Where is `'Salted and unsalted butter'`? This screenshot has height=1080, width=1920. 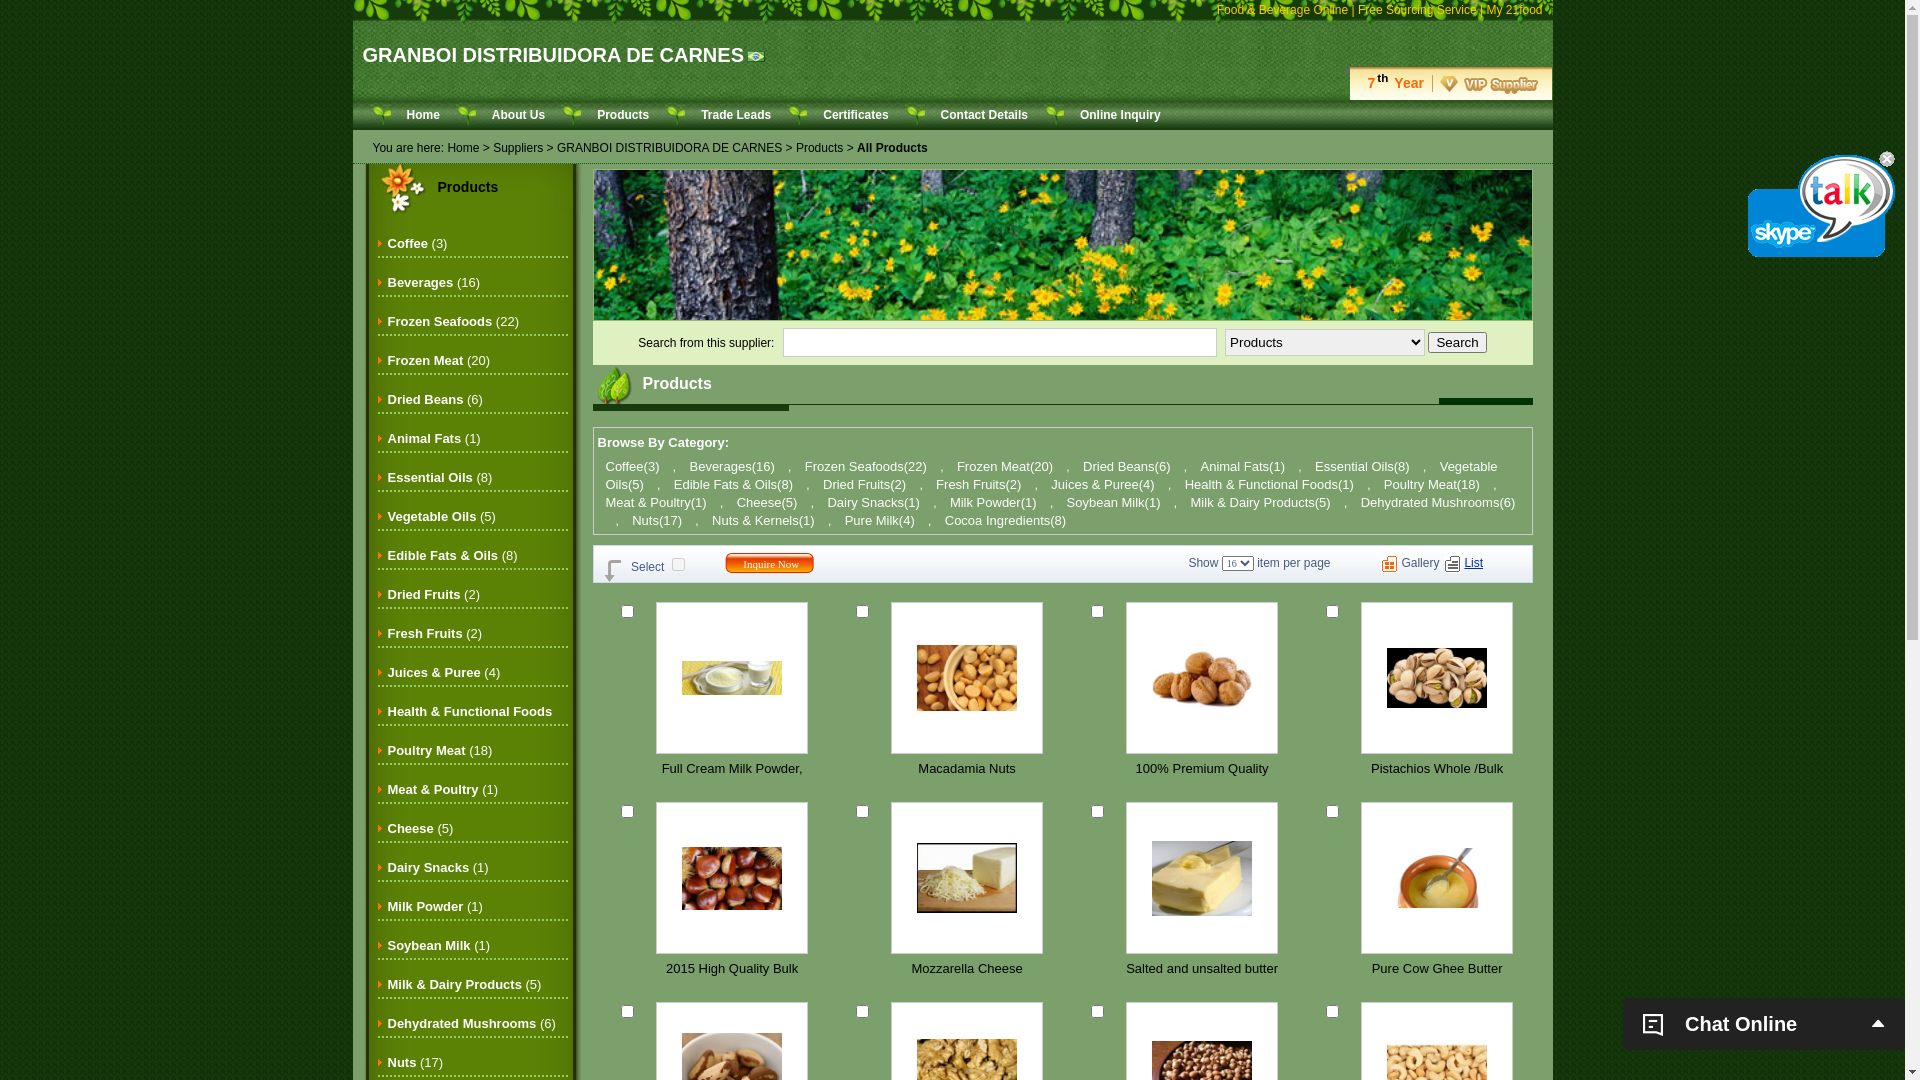
'Salted and unsalted butter' is located at coordinates (1201, 967).